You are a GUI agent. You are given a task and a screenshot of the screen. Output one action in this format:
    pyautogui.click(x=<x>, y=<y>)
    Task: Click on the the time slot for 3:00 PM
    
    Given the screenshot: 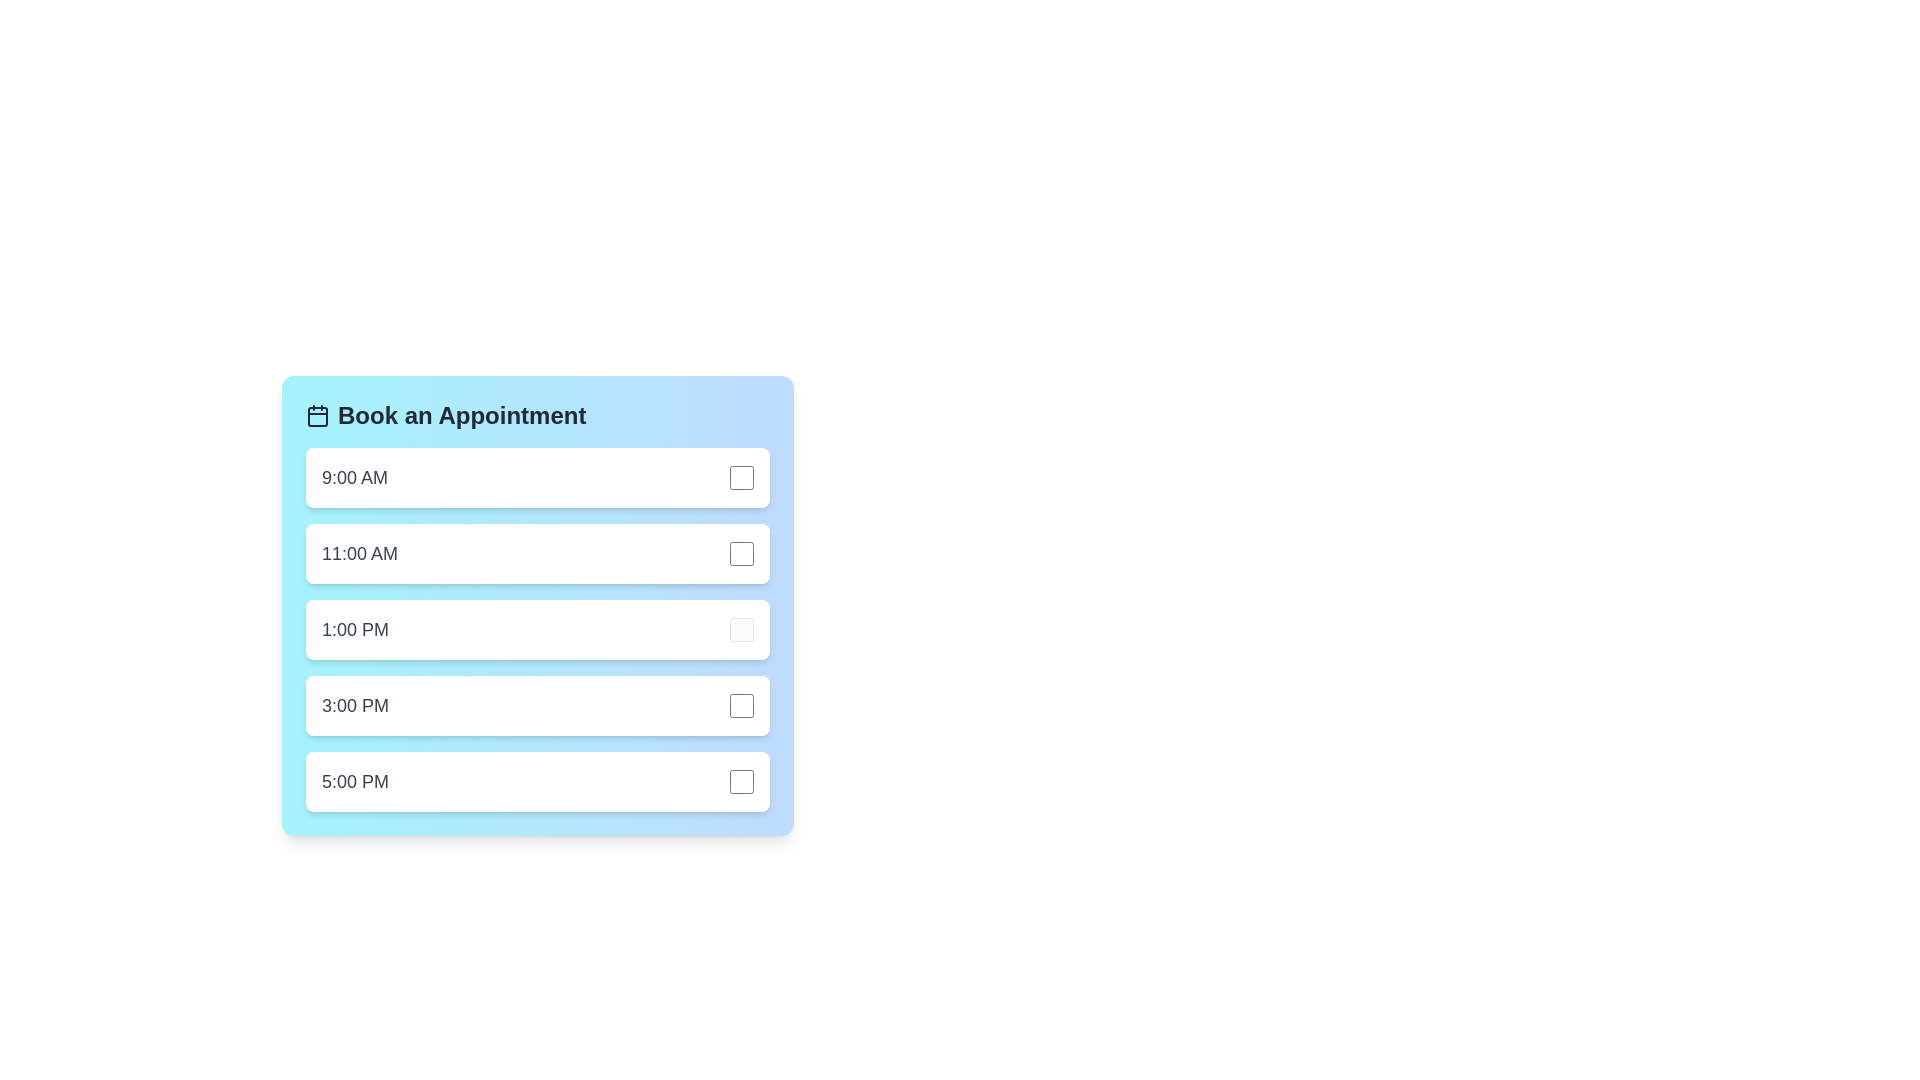 What is the action you would take?
    pyautogui.click(x=537, y=704)
    